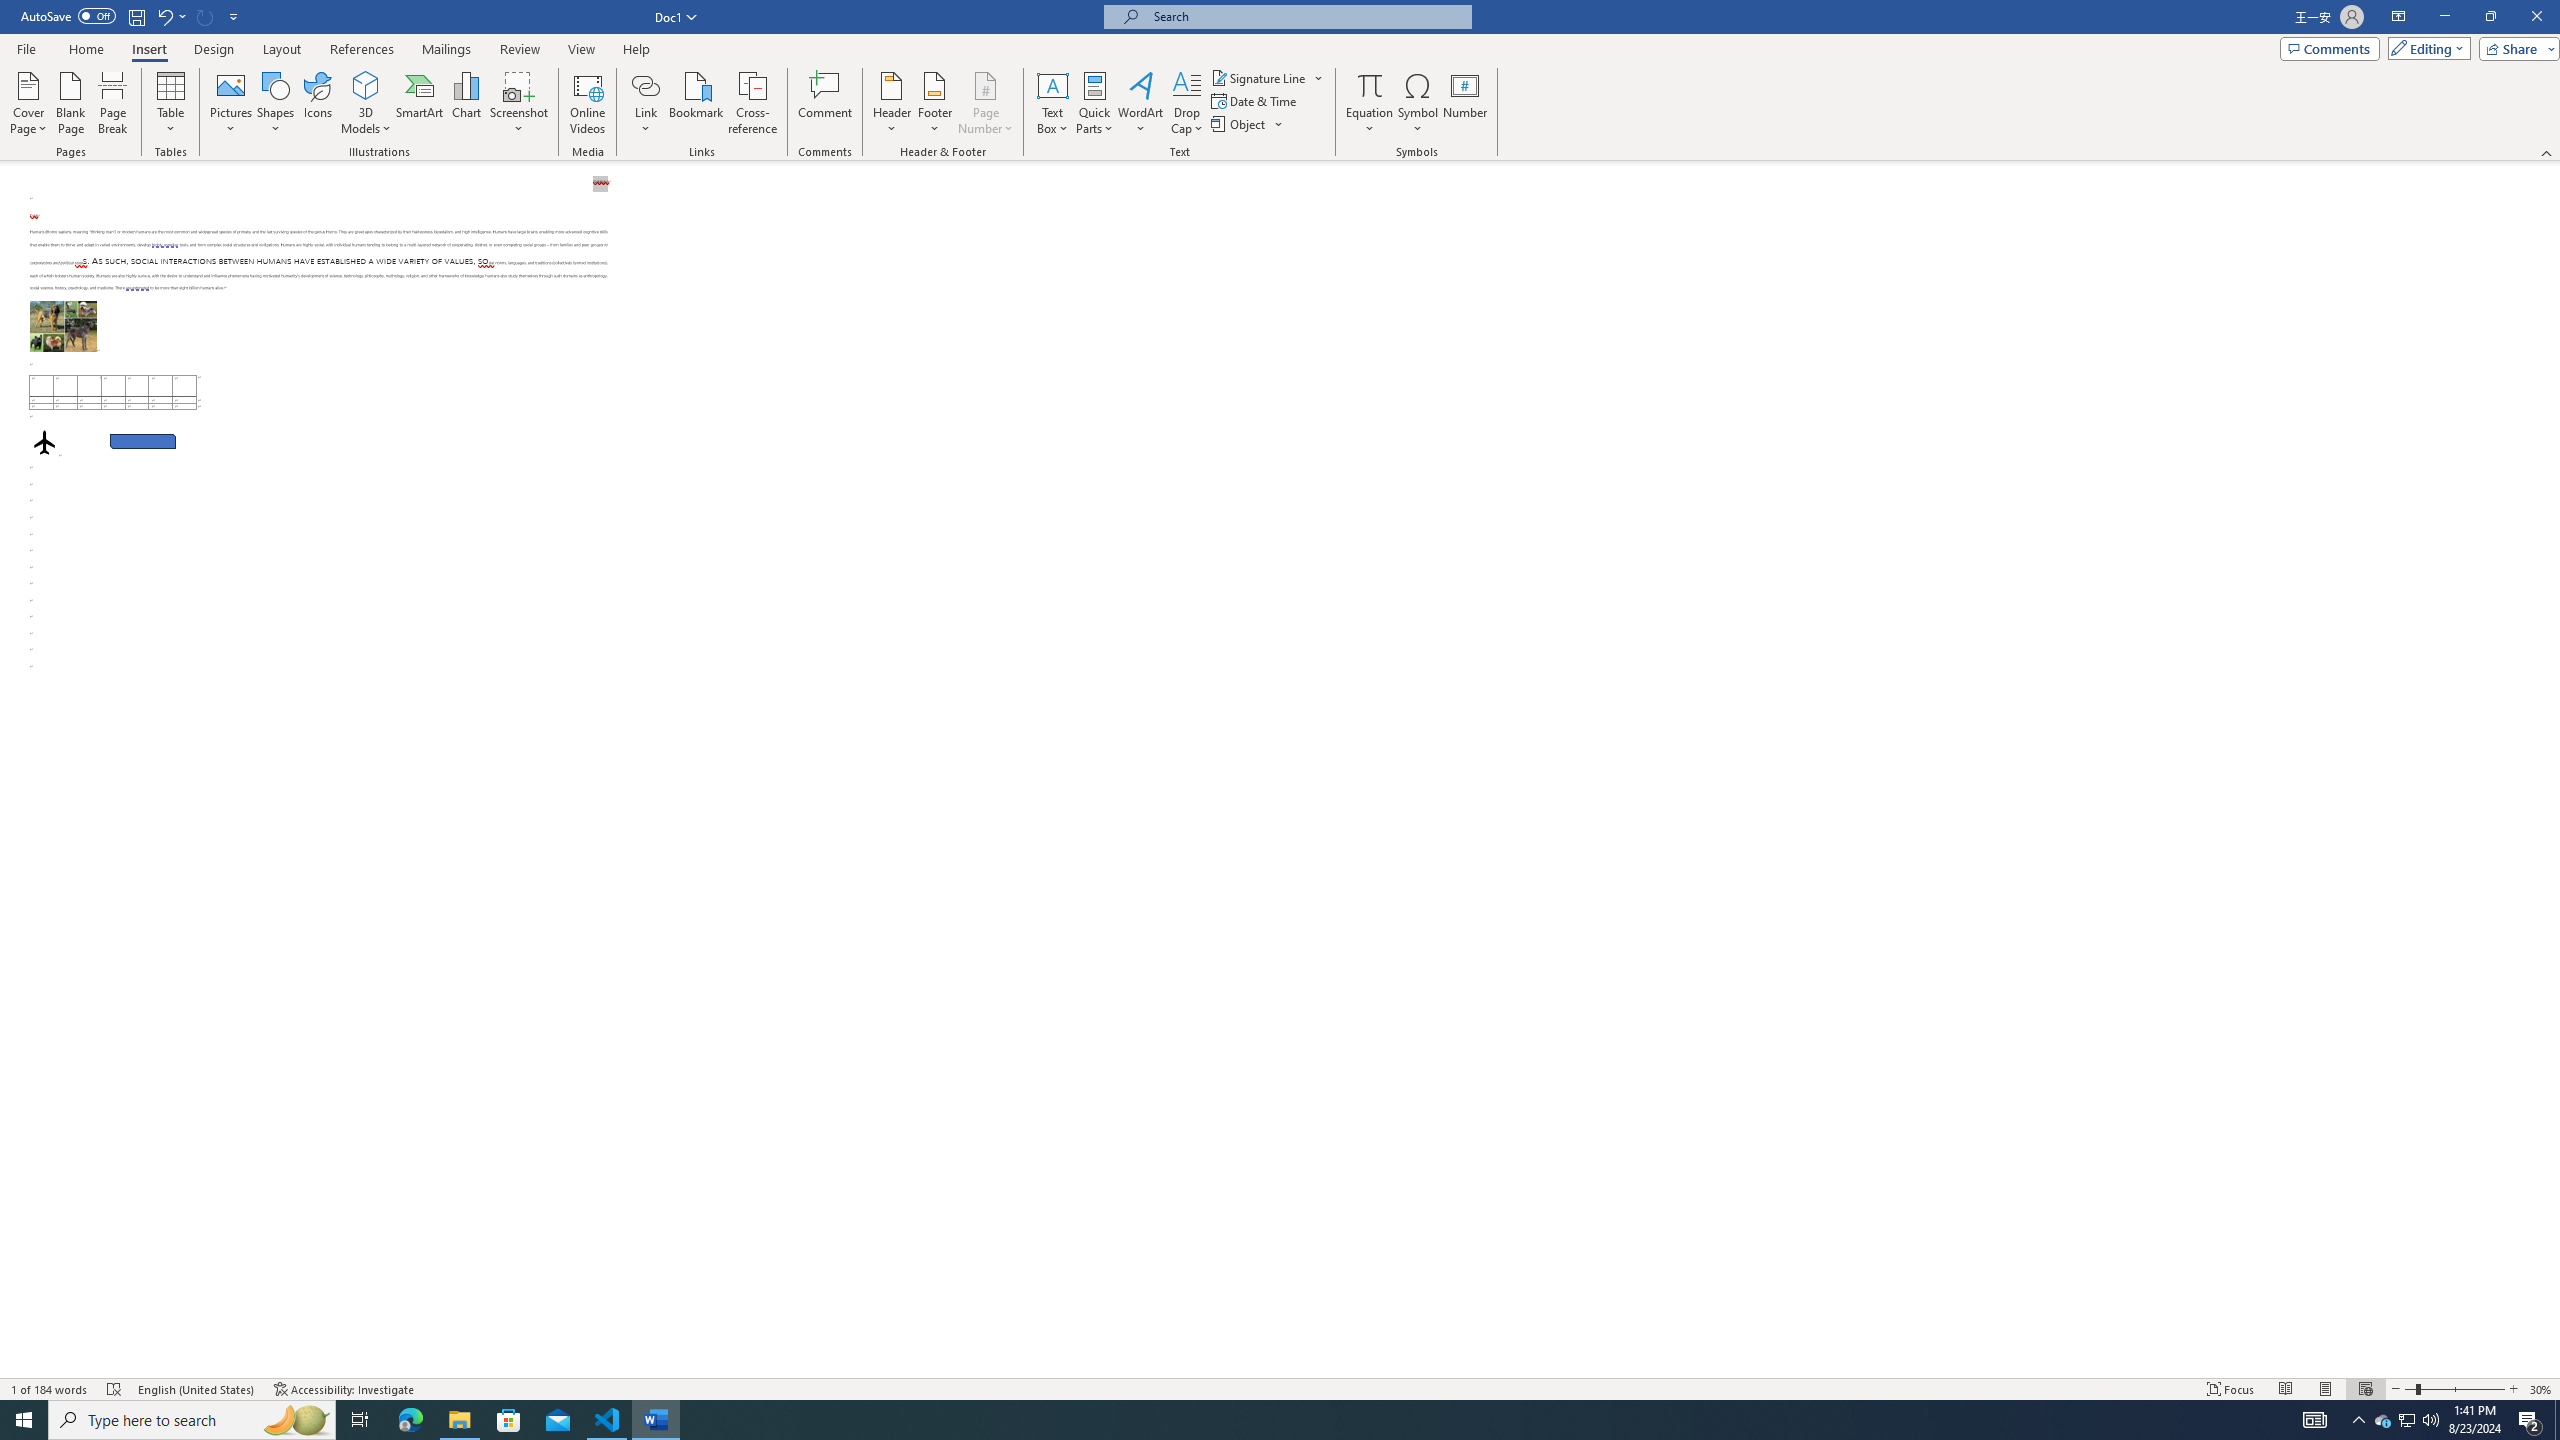  What do you see at coordinates (69, 15) in the screenshot?
I see `'AutoSave'` at bounding box center [69, 15].